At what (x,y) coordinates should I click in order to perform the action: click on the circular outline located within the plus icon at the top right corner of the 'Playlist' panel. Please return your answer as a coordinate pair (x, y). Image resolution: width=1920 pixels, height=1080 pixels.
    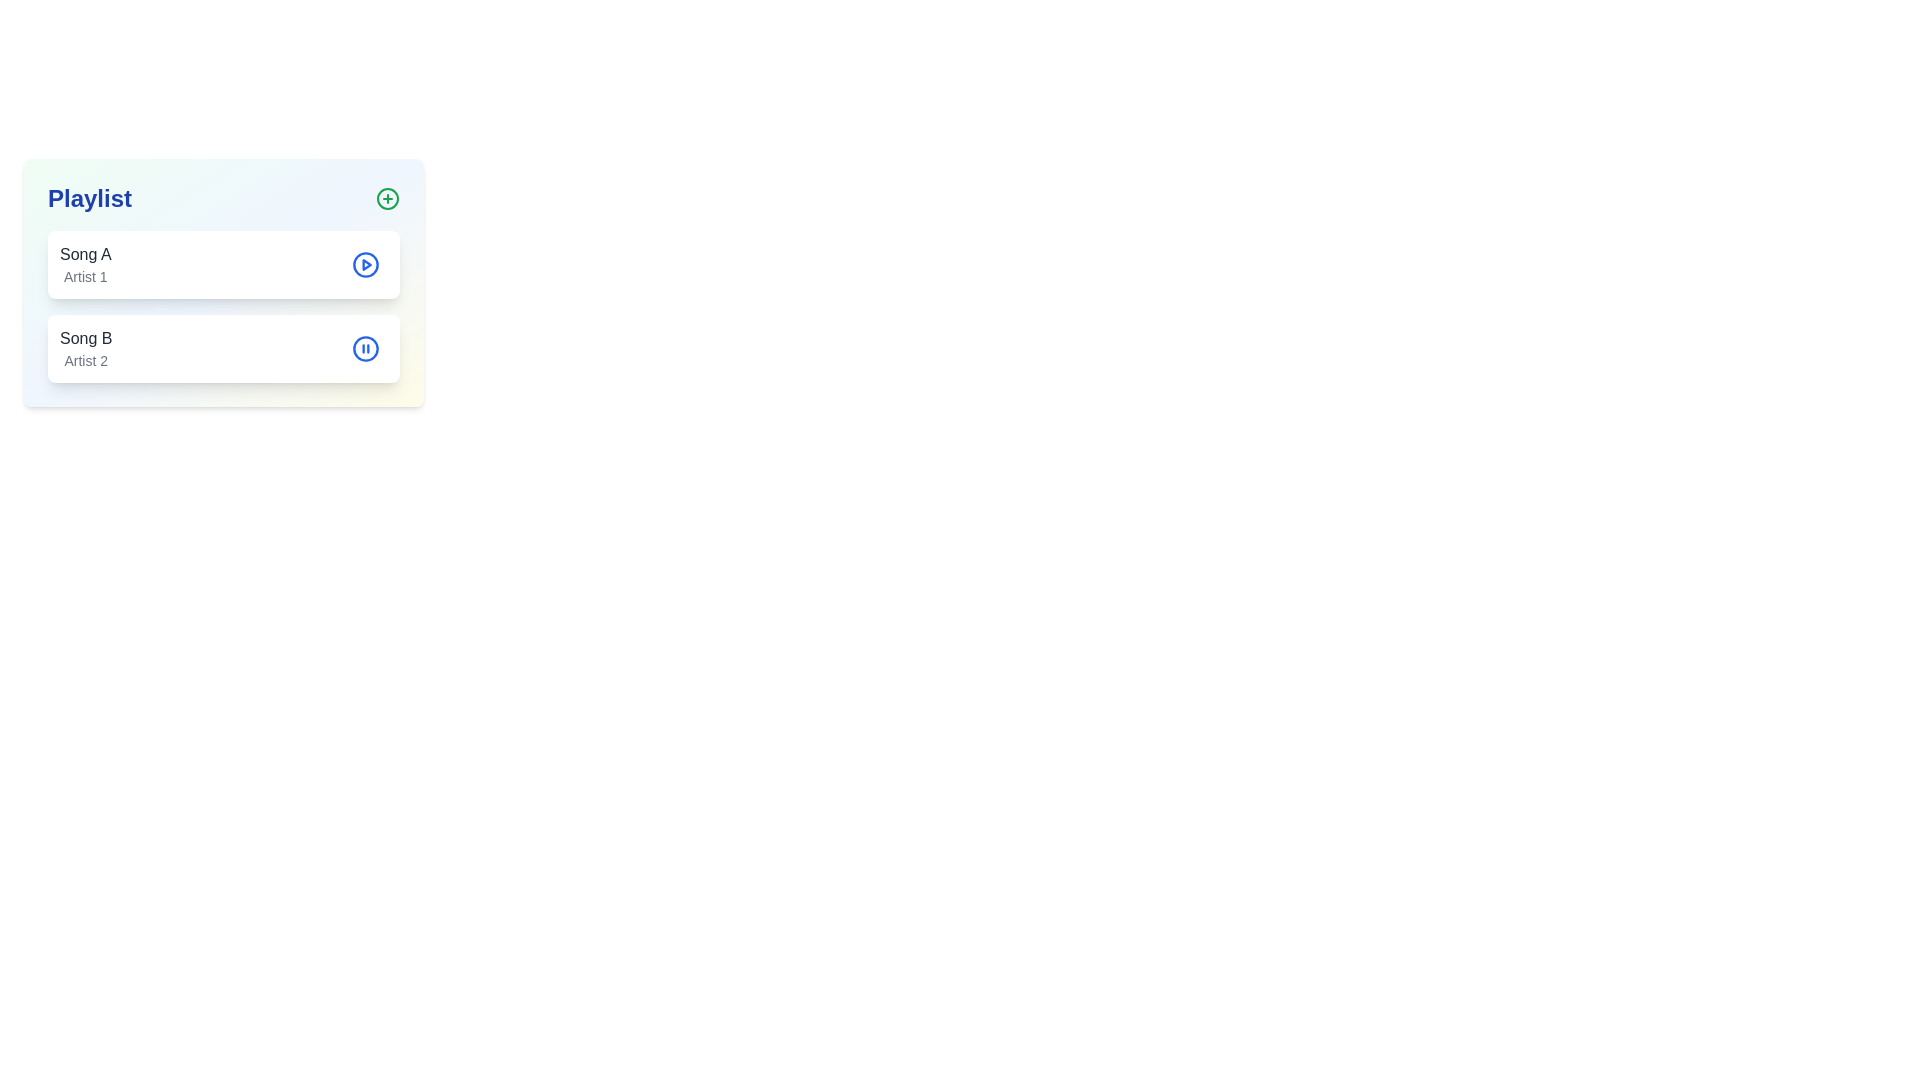
    Looking at the image, I should click on (388, 199).